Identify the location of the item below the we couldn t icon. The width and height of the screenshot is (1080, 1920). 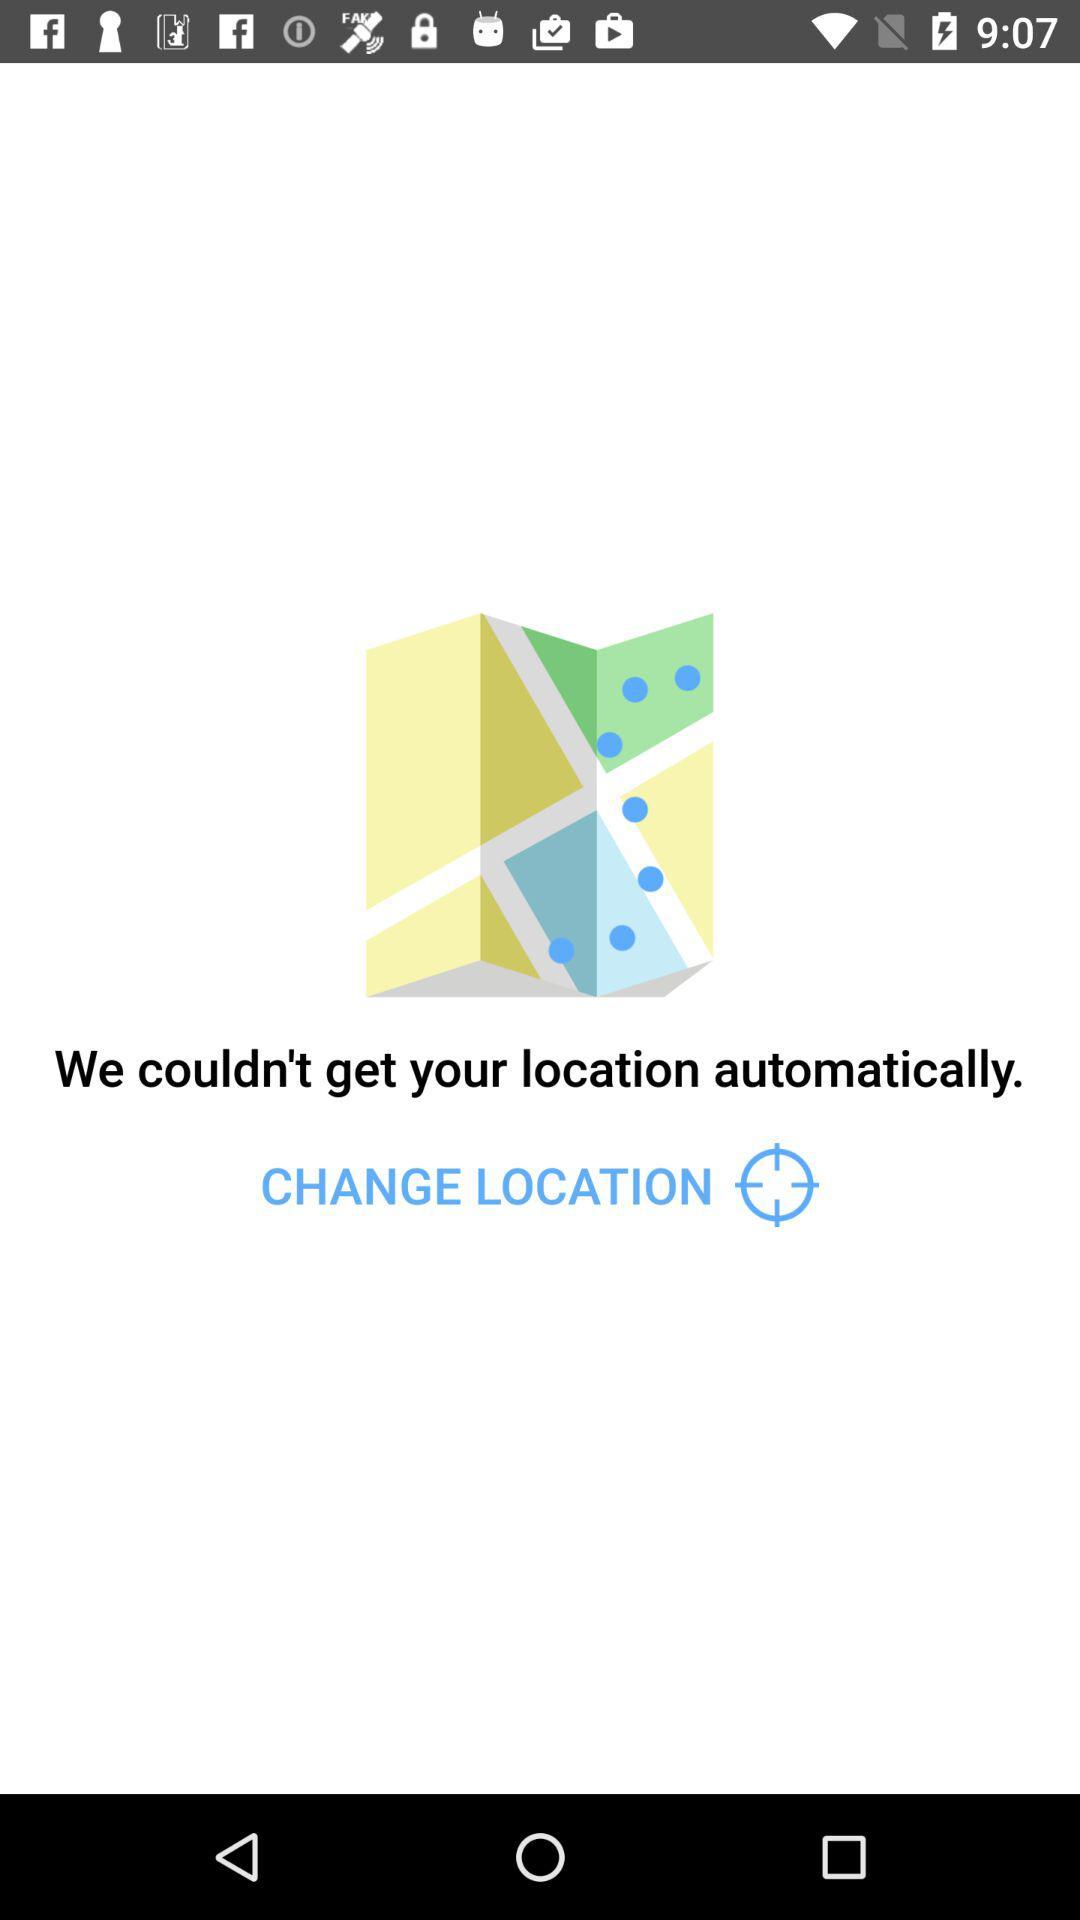
(538, 1185).